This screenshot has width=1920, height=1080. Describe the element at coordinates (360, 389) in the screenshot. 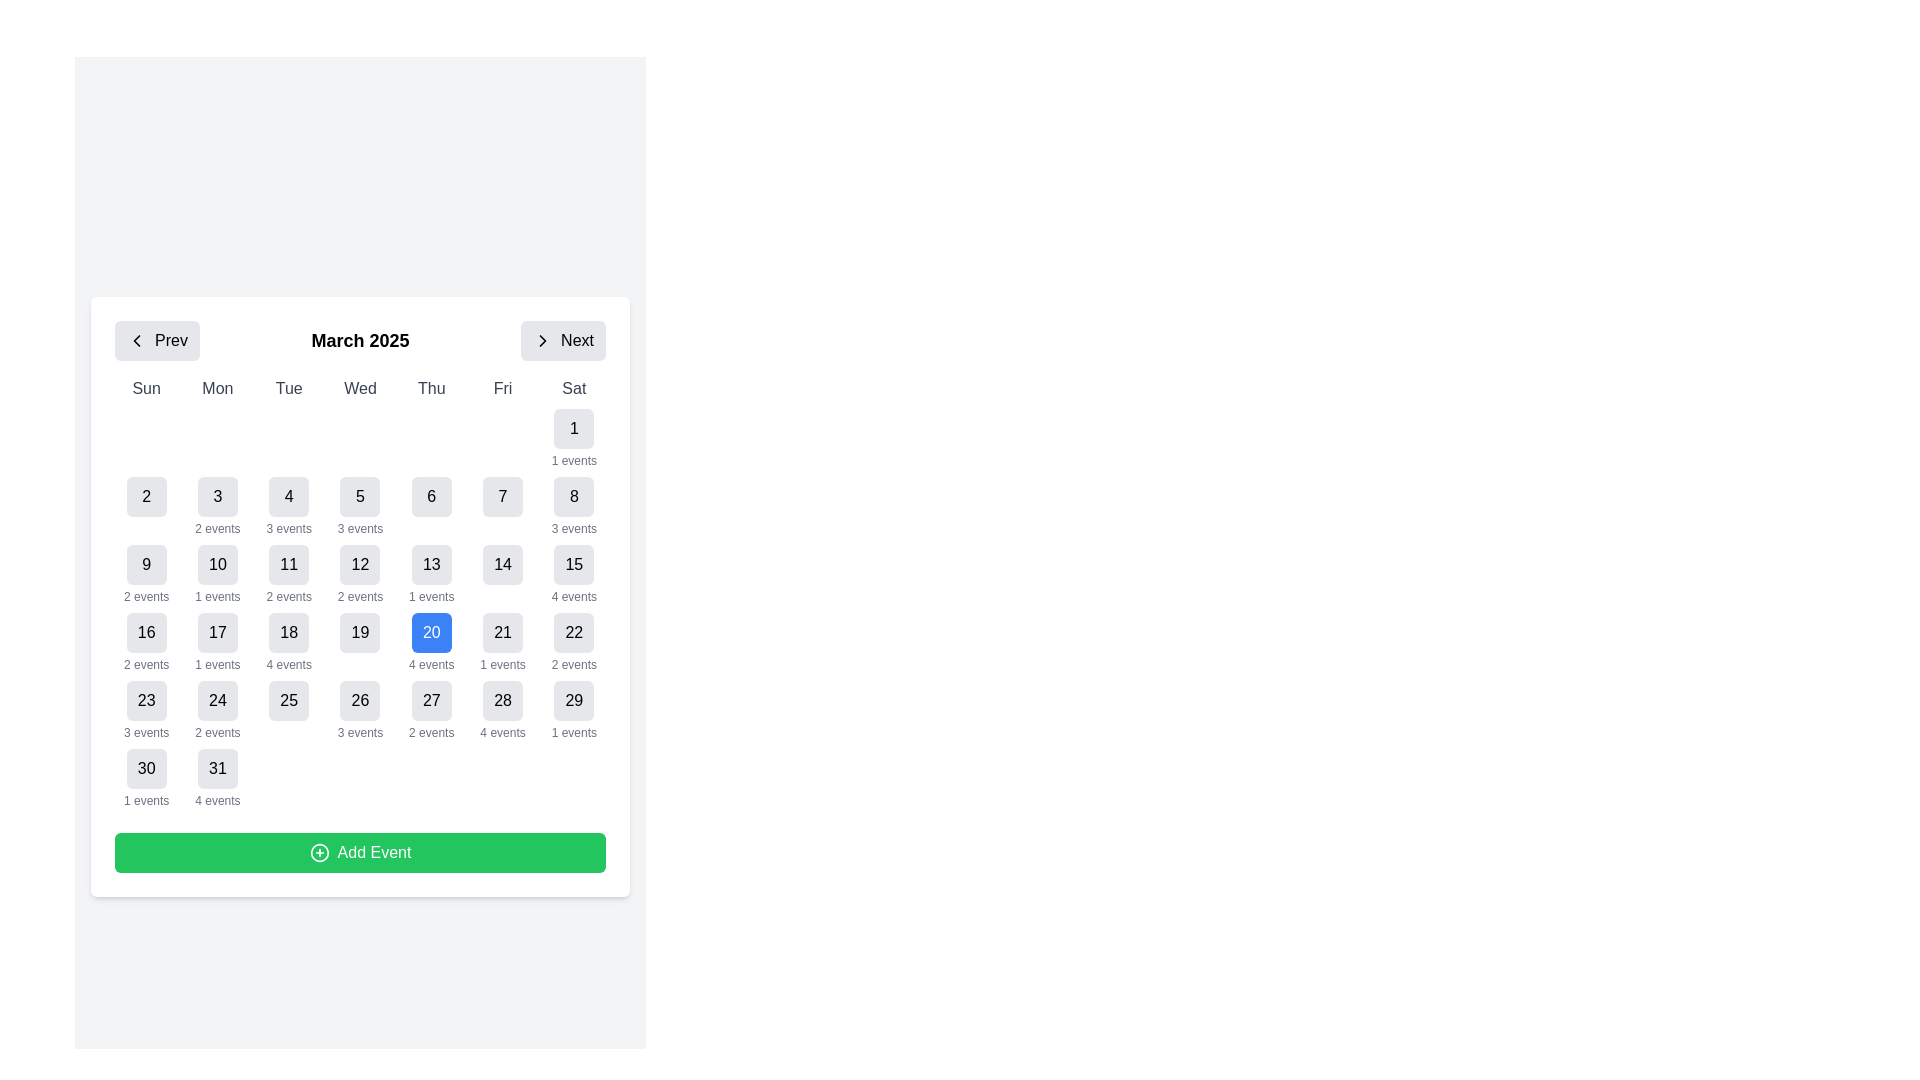

I see `the text indicating Wednesday in the calendar view` at that location.